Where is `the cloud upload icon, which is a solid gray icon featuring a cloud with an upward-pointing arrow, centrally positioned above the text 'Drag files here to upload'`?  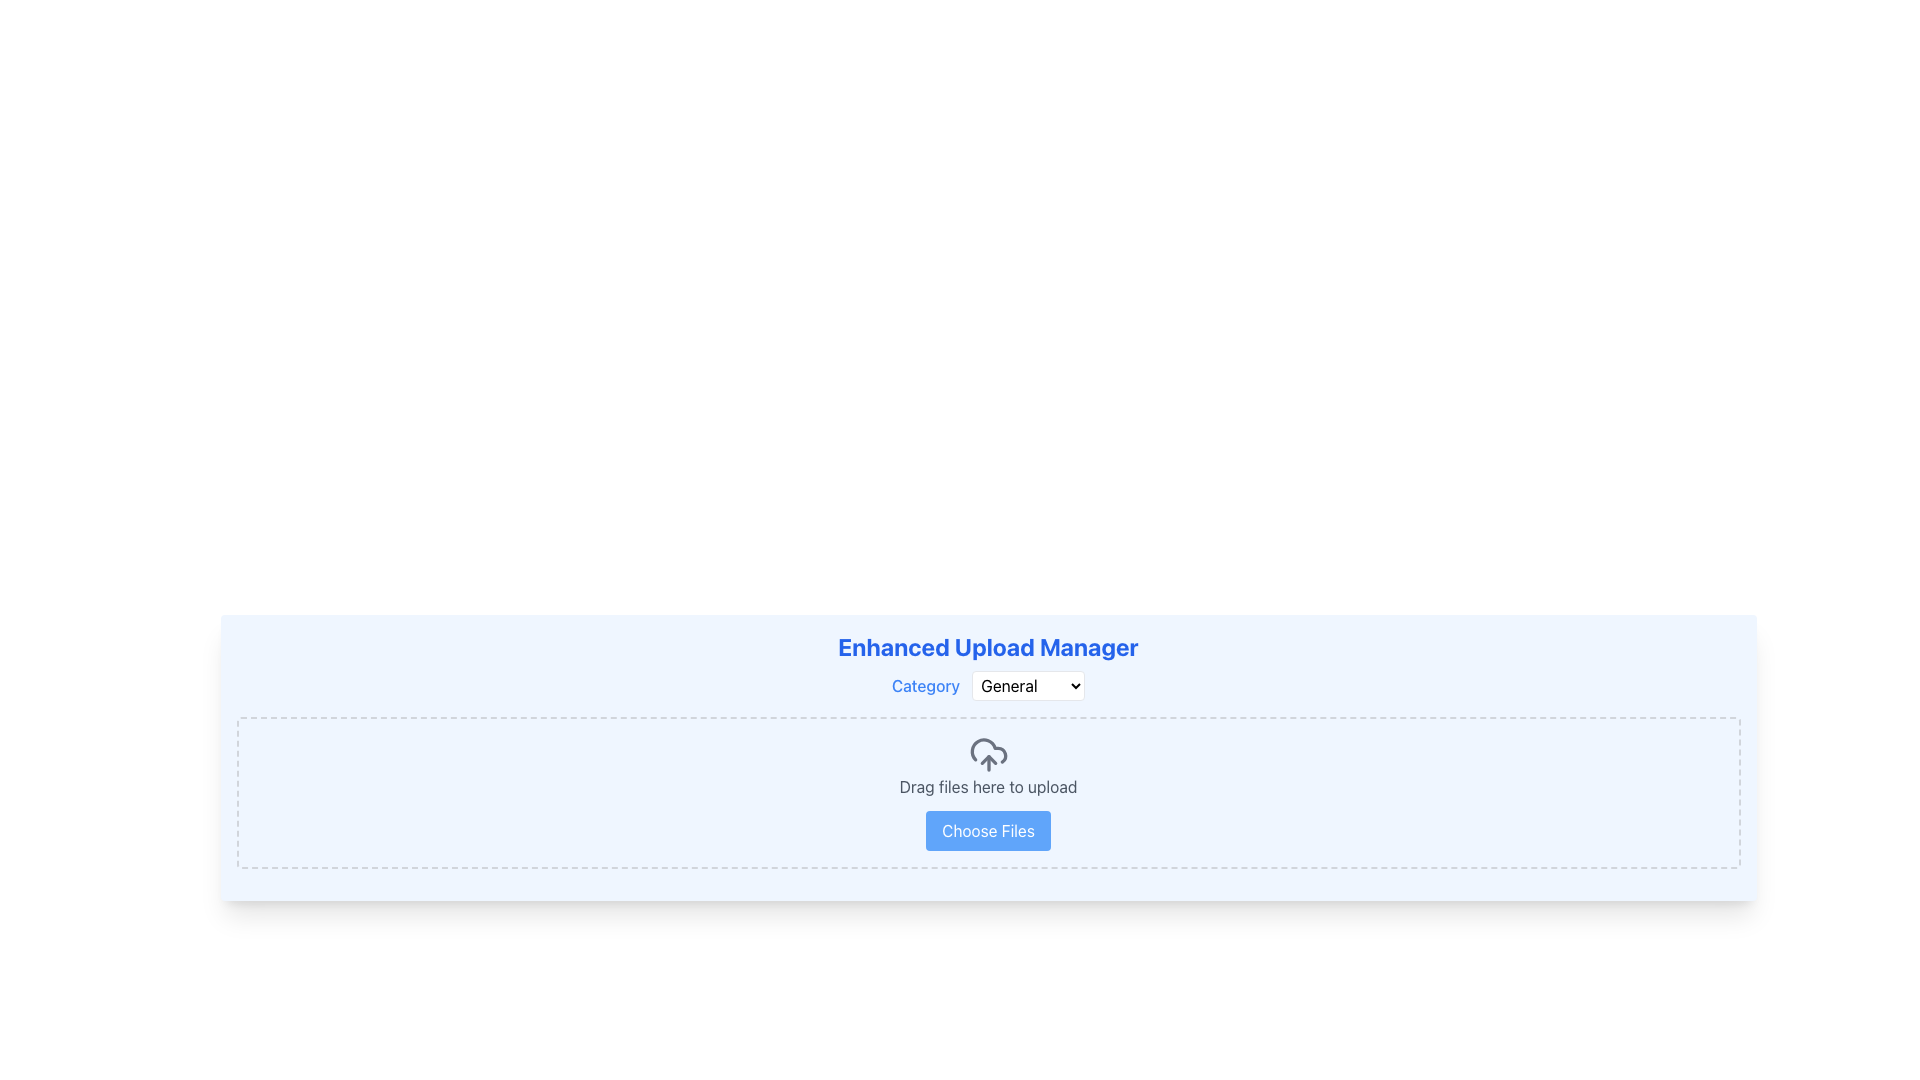 the cloud upload icon, which is a solid gray icon featuring a cloud with an upward-pointing arrow, centrally positioned above the text 'Drag files here to upload' is located at coordinates (988, 755).